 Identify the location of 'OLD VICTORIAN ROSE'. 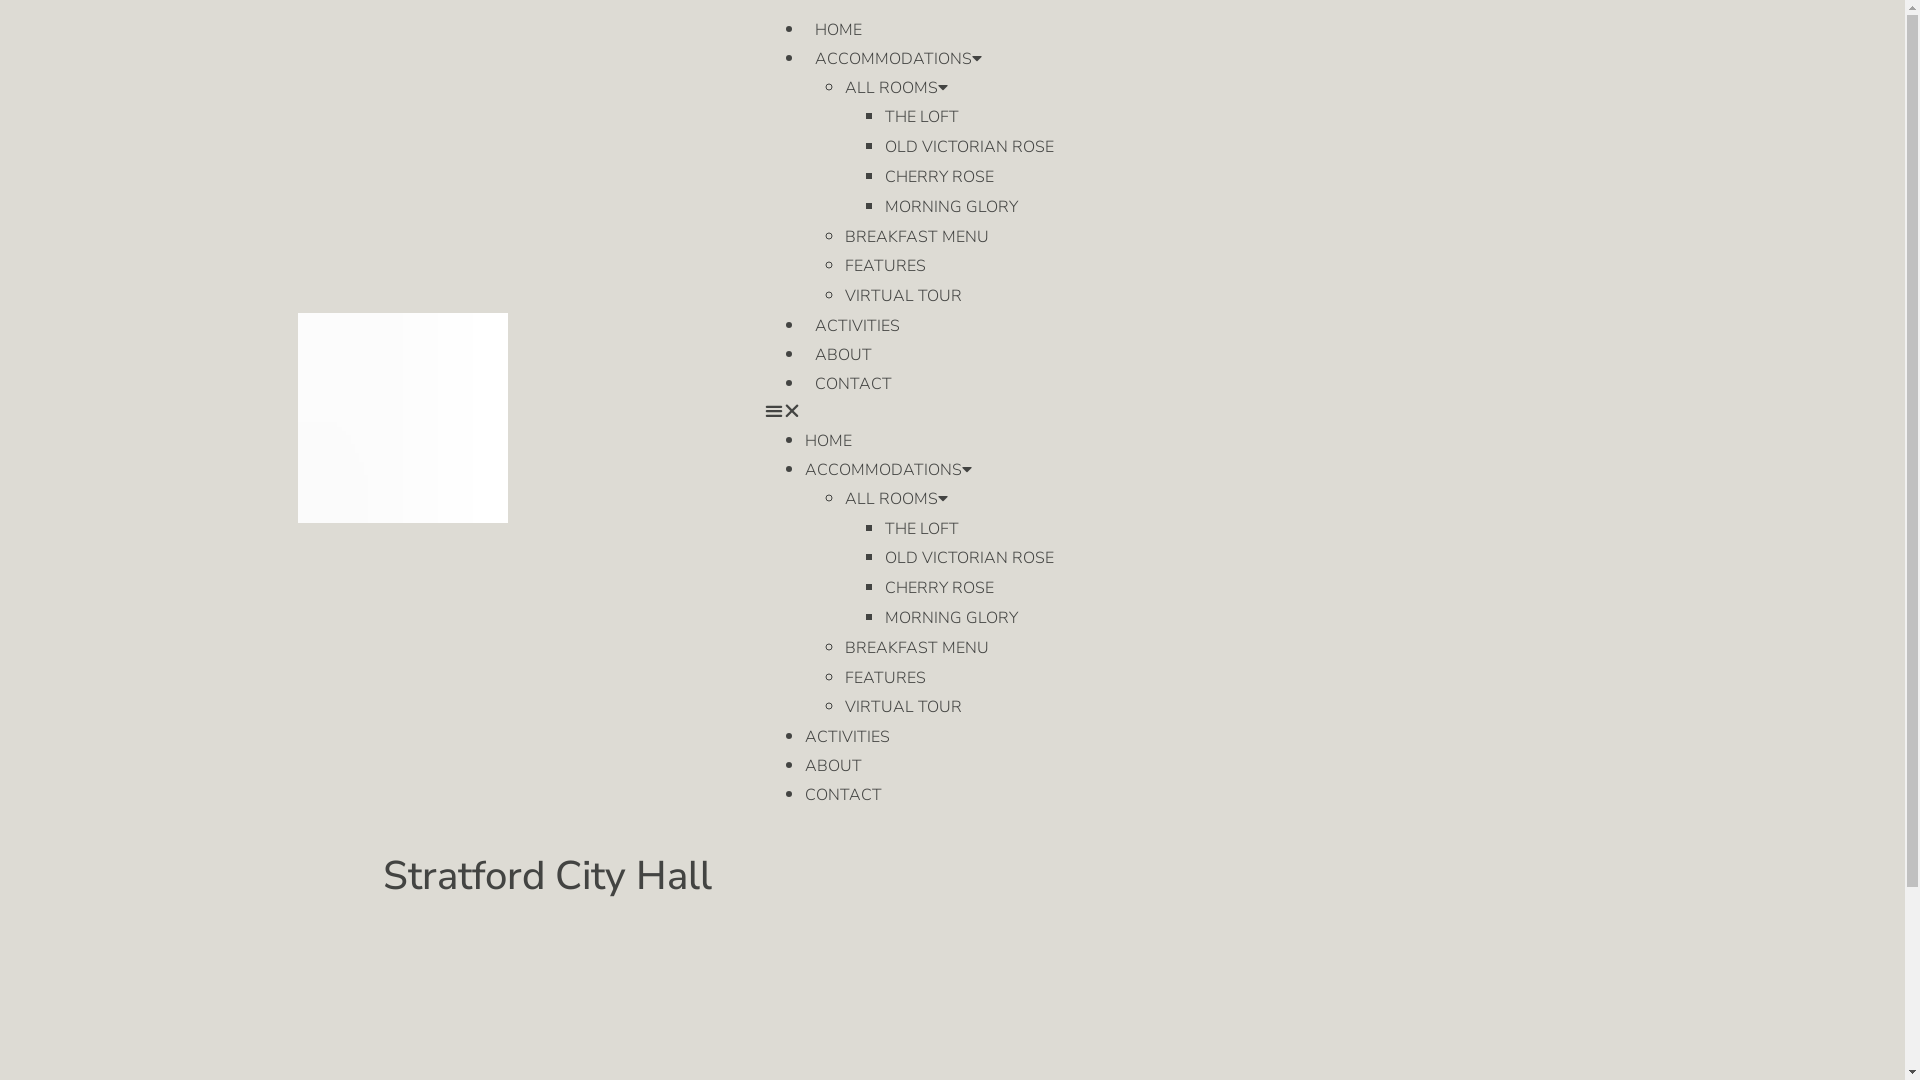
(969, 558).